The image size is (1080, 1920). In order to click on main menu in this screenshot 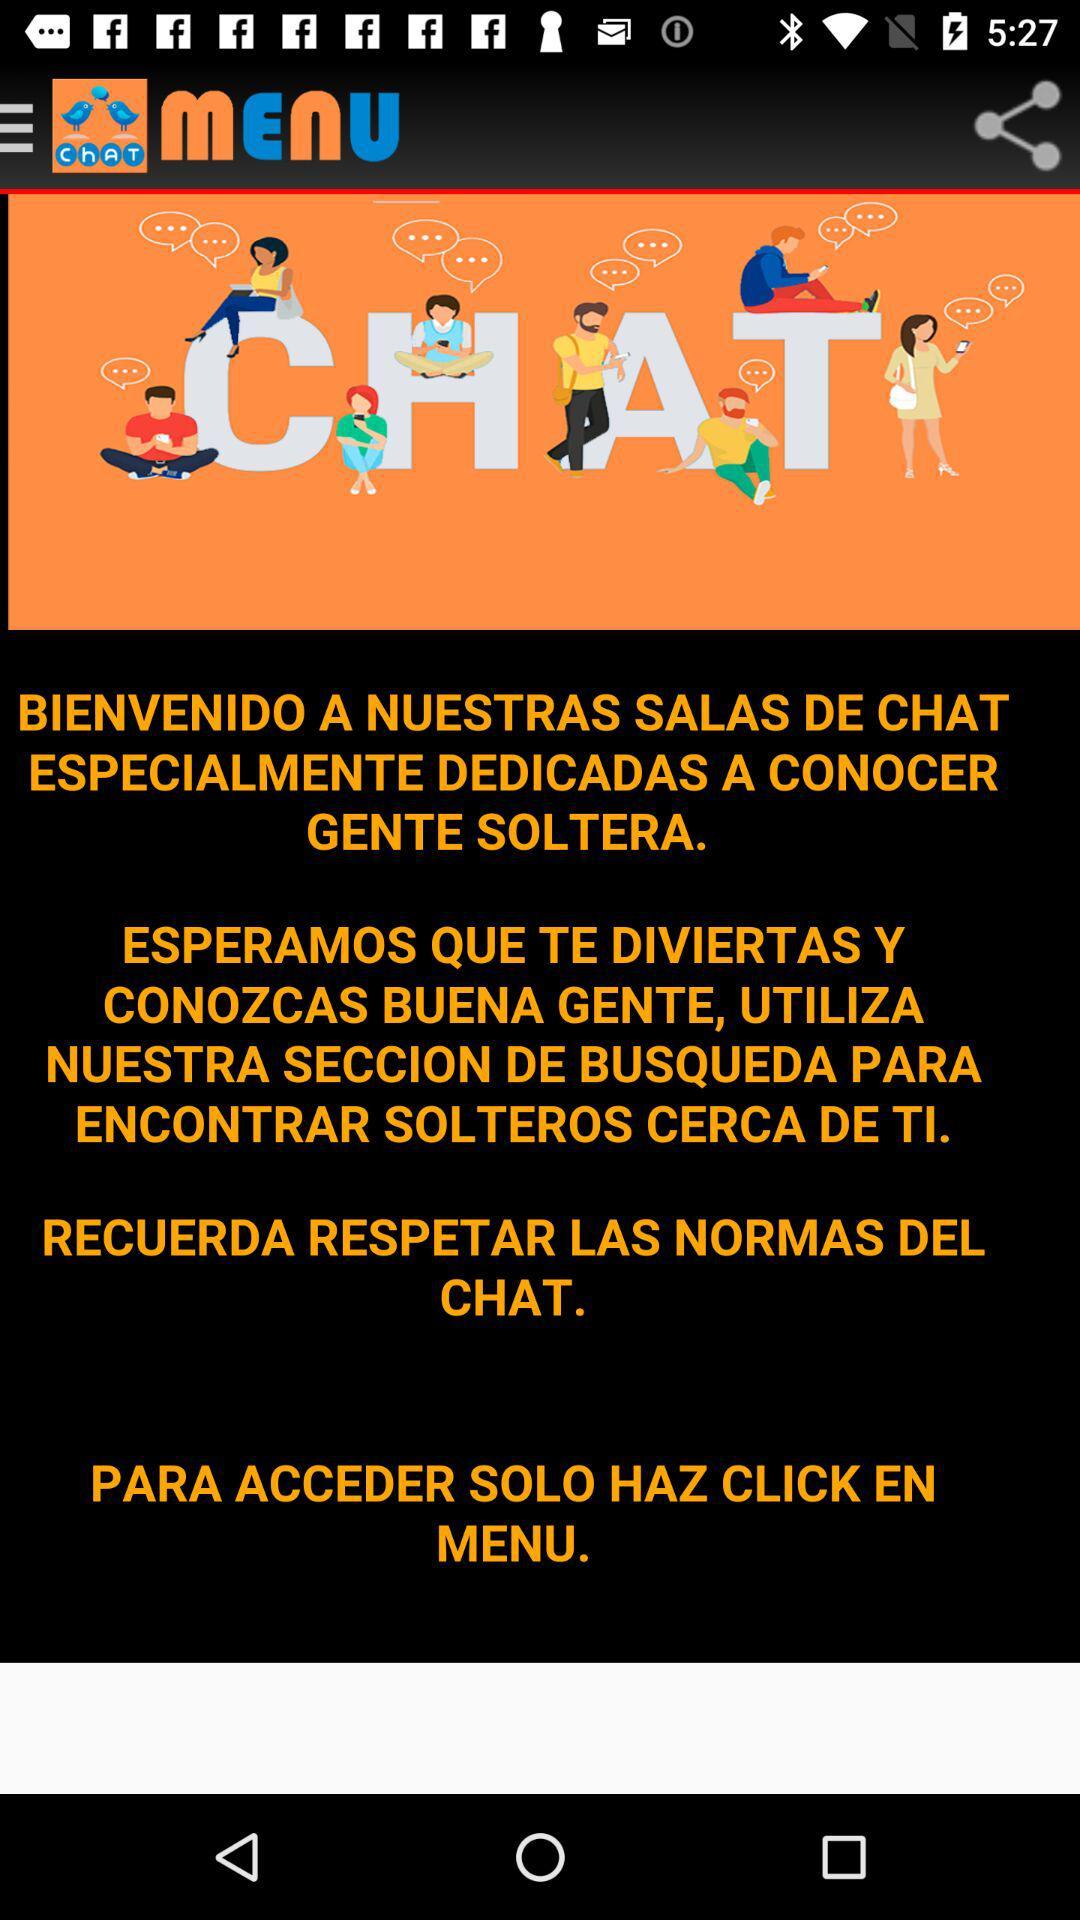, I will do `click(26, 124)`.